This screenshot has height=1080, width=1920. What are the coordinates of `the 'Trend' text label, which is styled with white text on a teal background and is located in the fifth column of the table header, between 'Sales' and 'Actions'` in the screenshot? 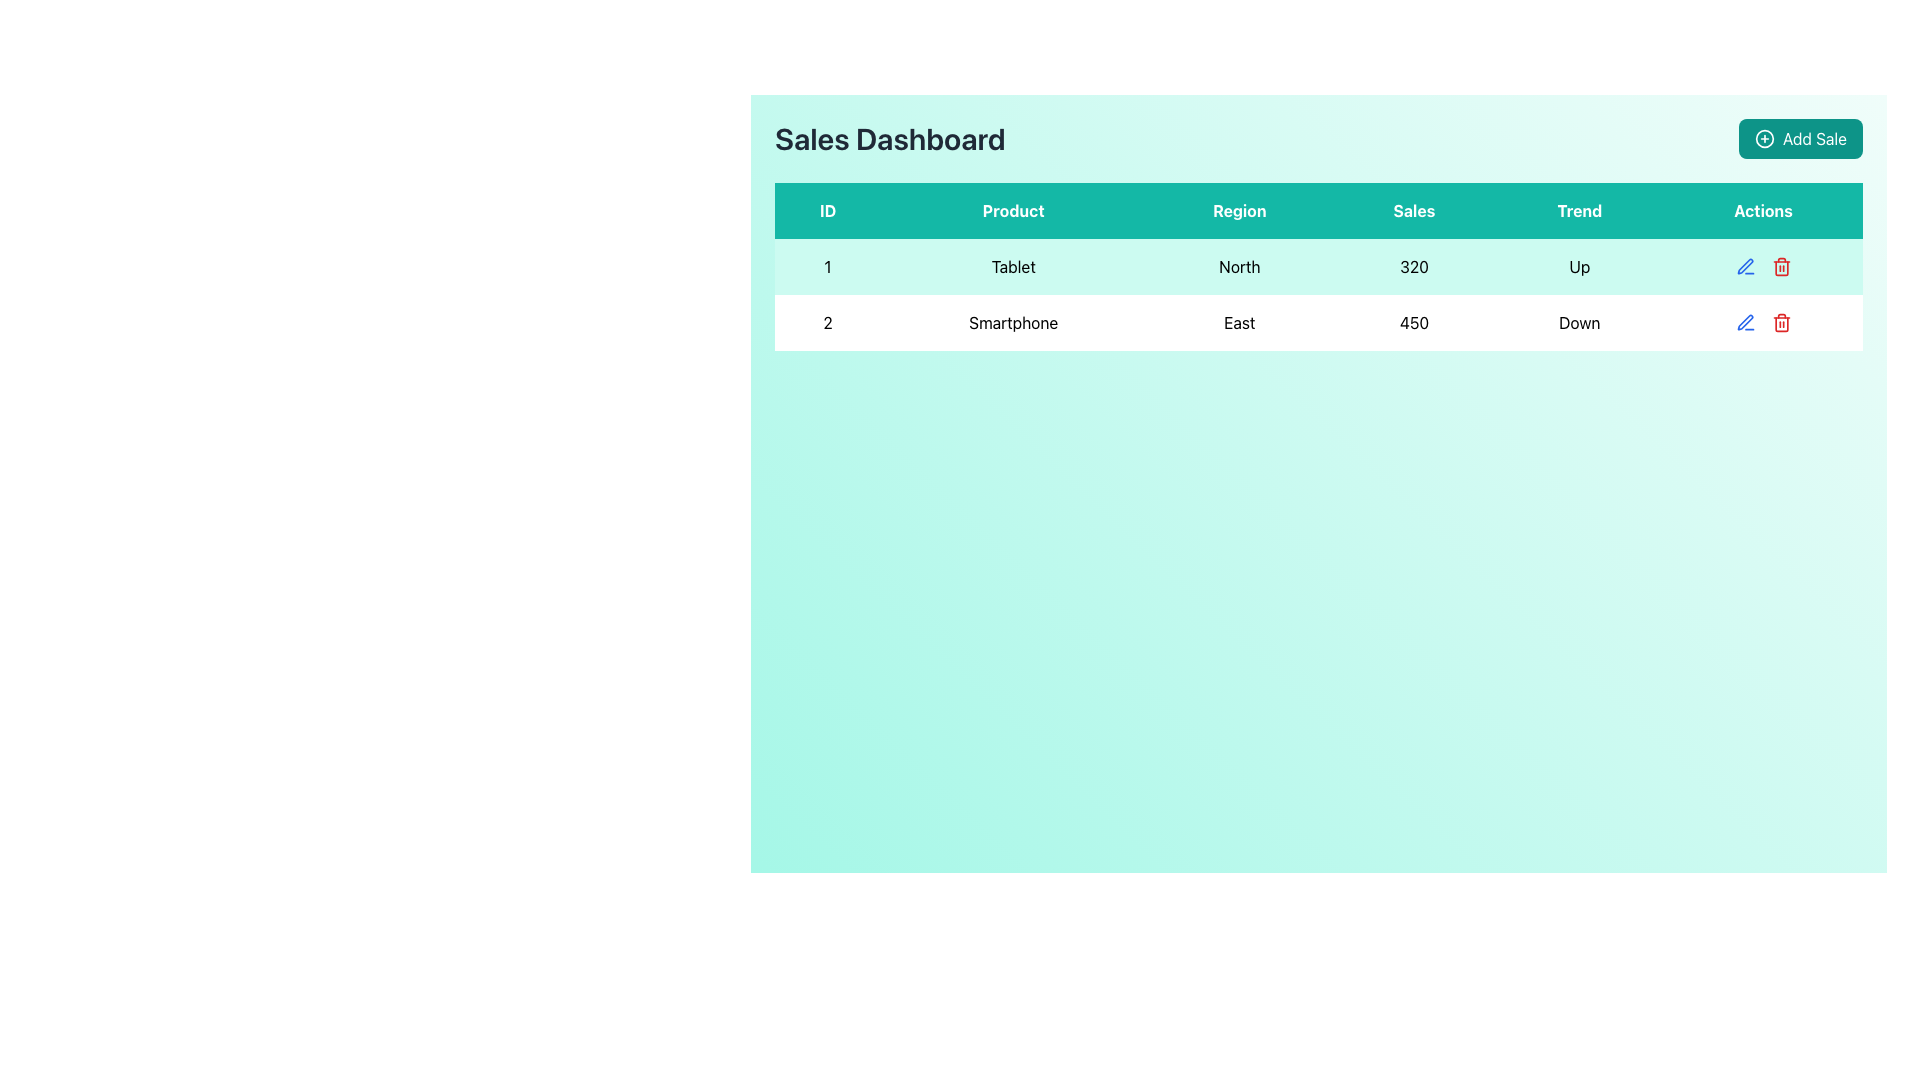 It's located at (1578, 211).